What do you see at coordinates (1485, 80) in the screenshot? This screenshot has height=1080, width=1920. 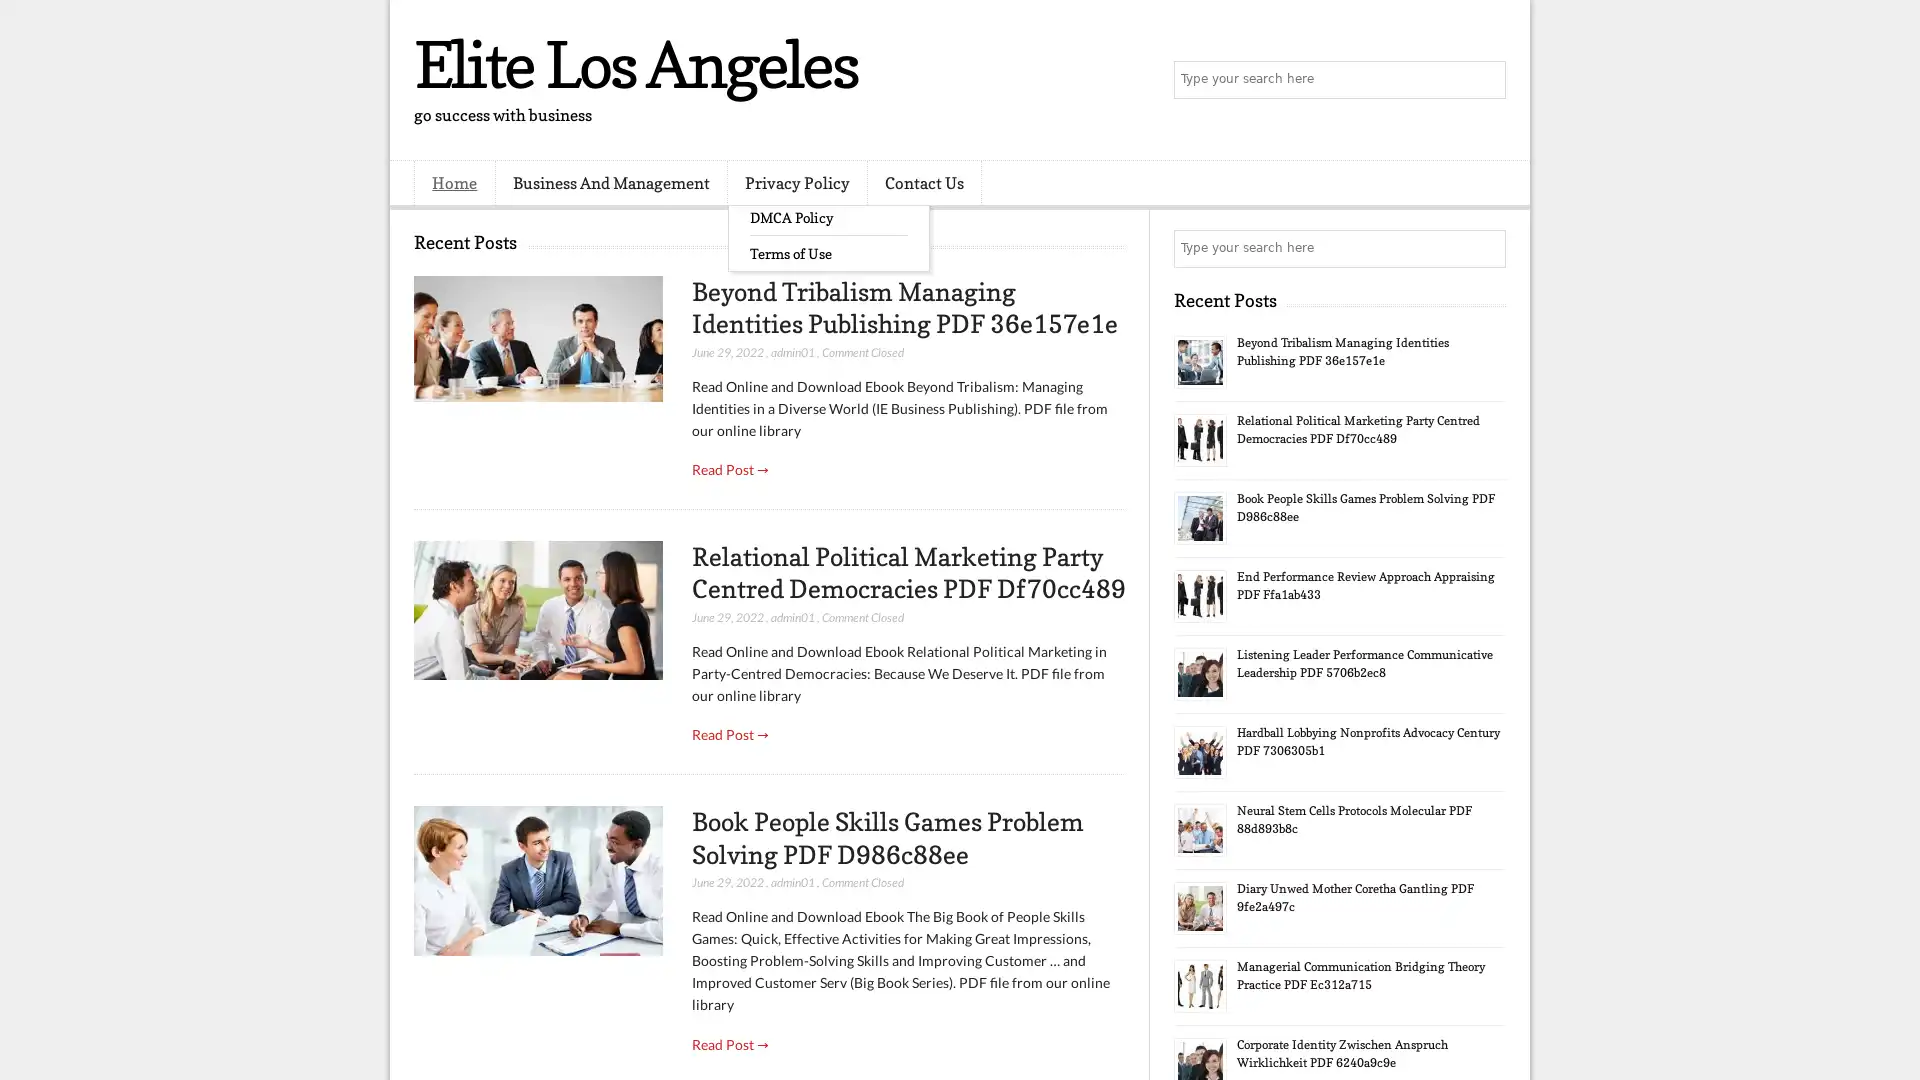 I see `Search` at bounding box center [1485, 80].